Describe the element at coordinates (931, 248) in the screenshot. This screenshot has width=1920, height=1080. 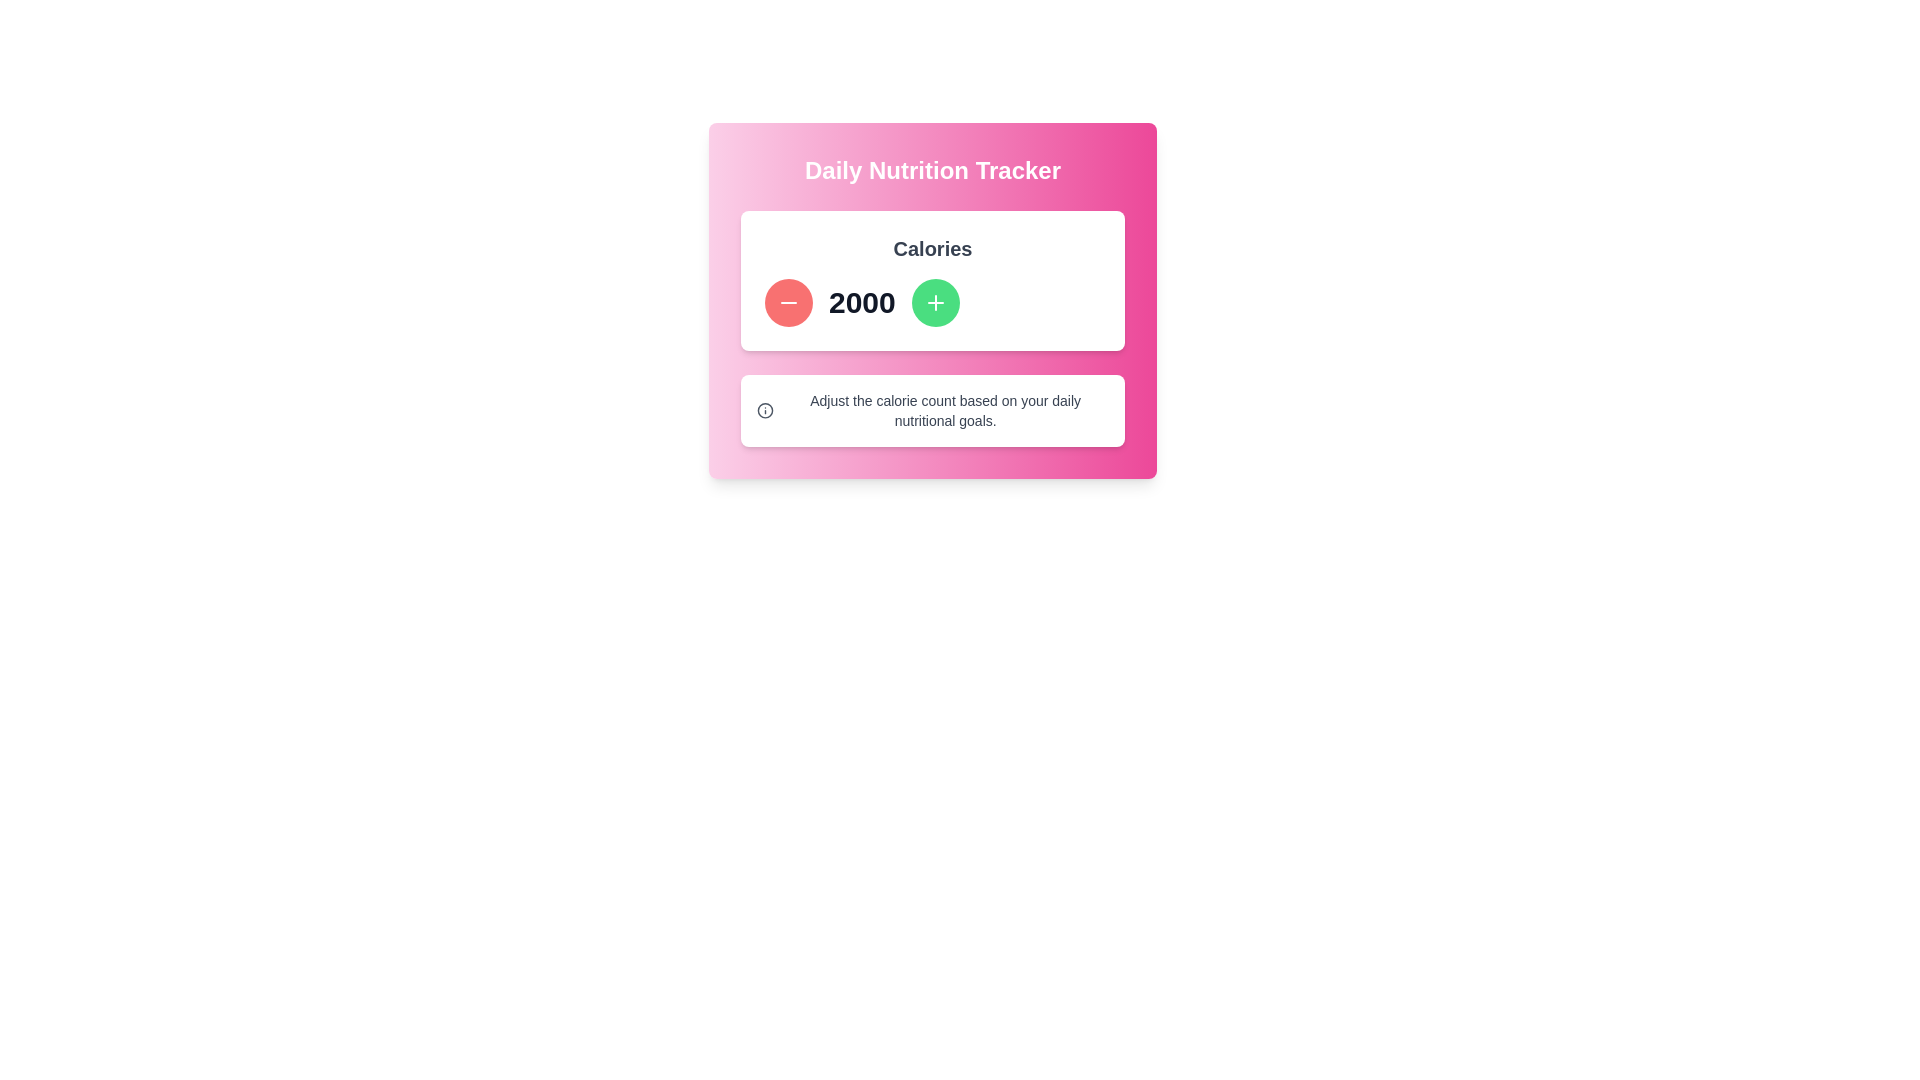
I see `the 'Calories' label located in the upper portion of a white card with rounded corners, which is horizontally centered above the numeric calorie value and adjustment buttons` at that location.